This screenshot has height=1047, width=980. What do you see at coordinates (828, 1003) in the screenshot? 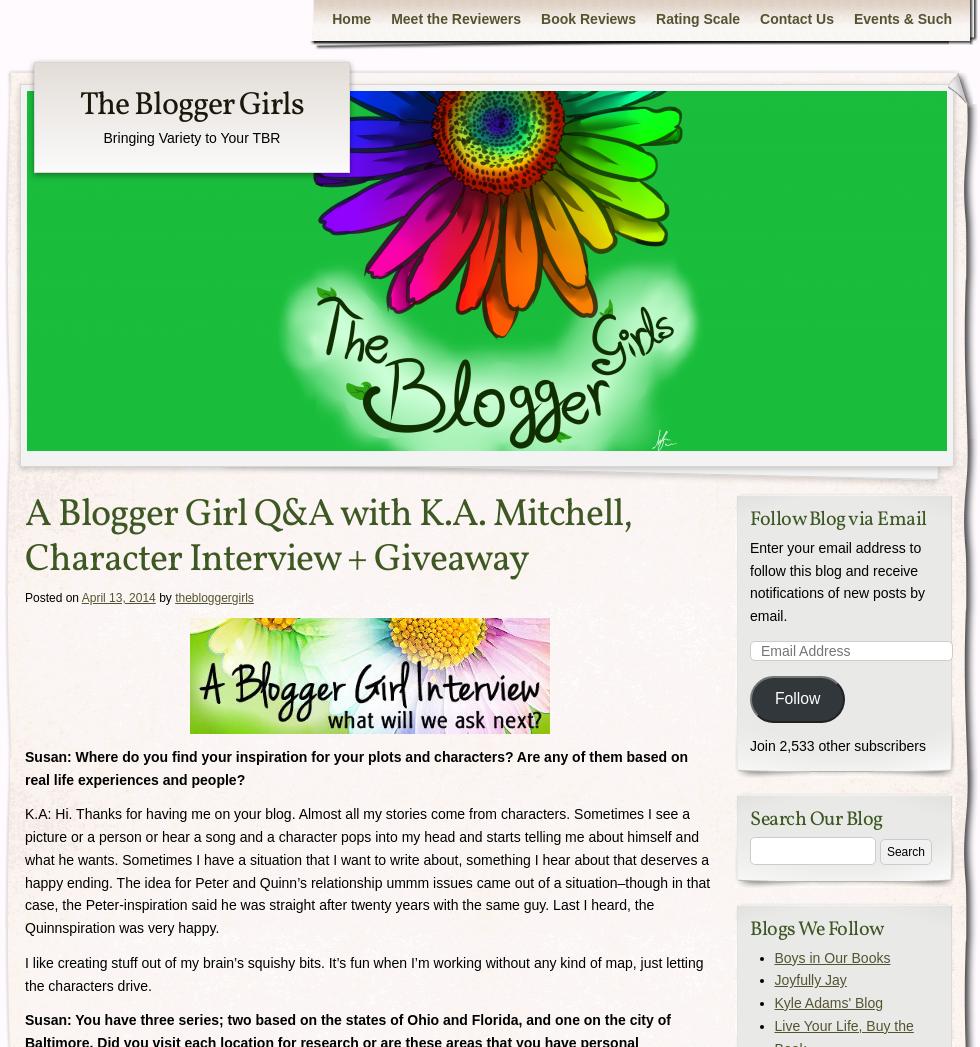
I see `'Kyle Adams' Blog'` at bounding box center [828, 1003].